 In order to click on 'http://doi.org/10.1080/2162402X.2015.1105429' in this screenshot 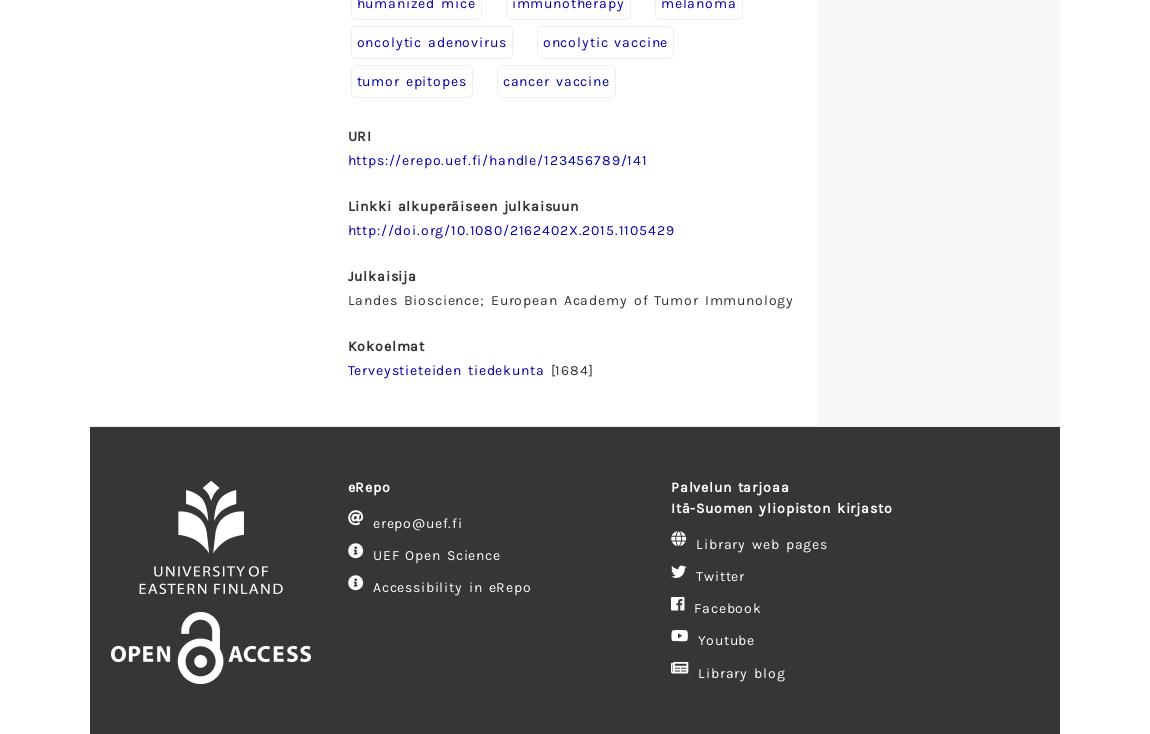, I will do `click(346, 229)`.